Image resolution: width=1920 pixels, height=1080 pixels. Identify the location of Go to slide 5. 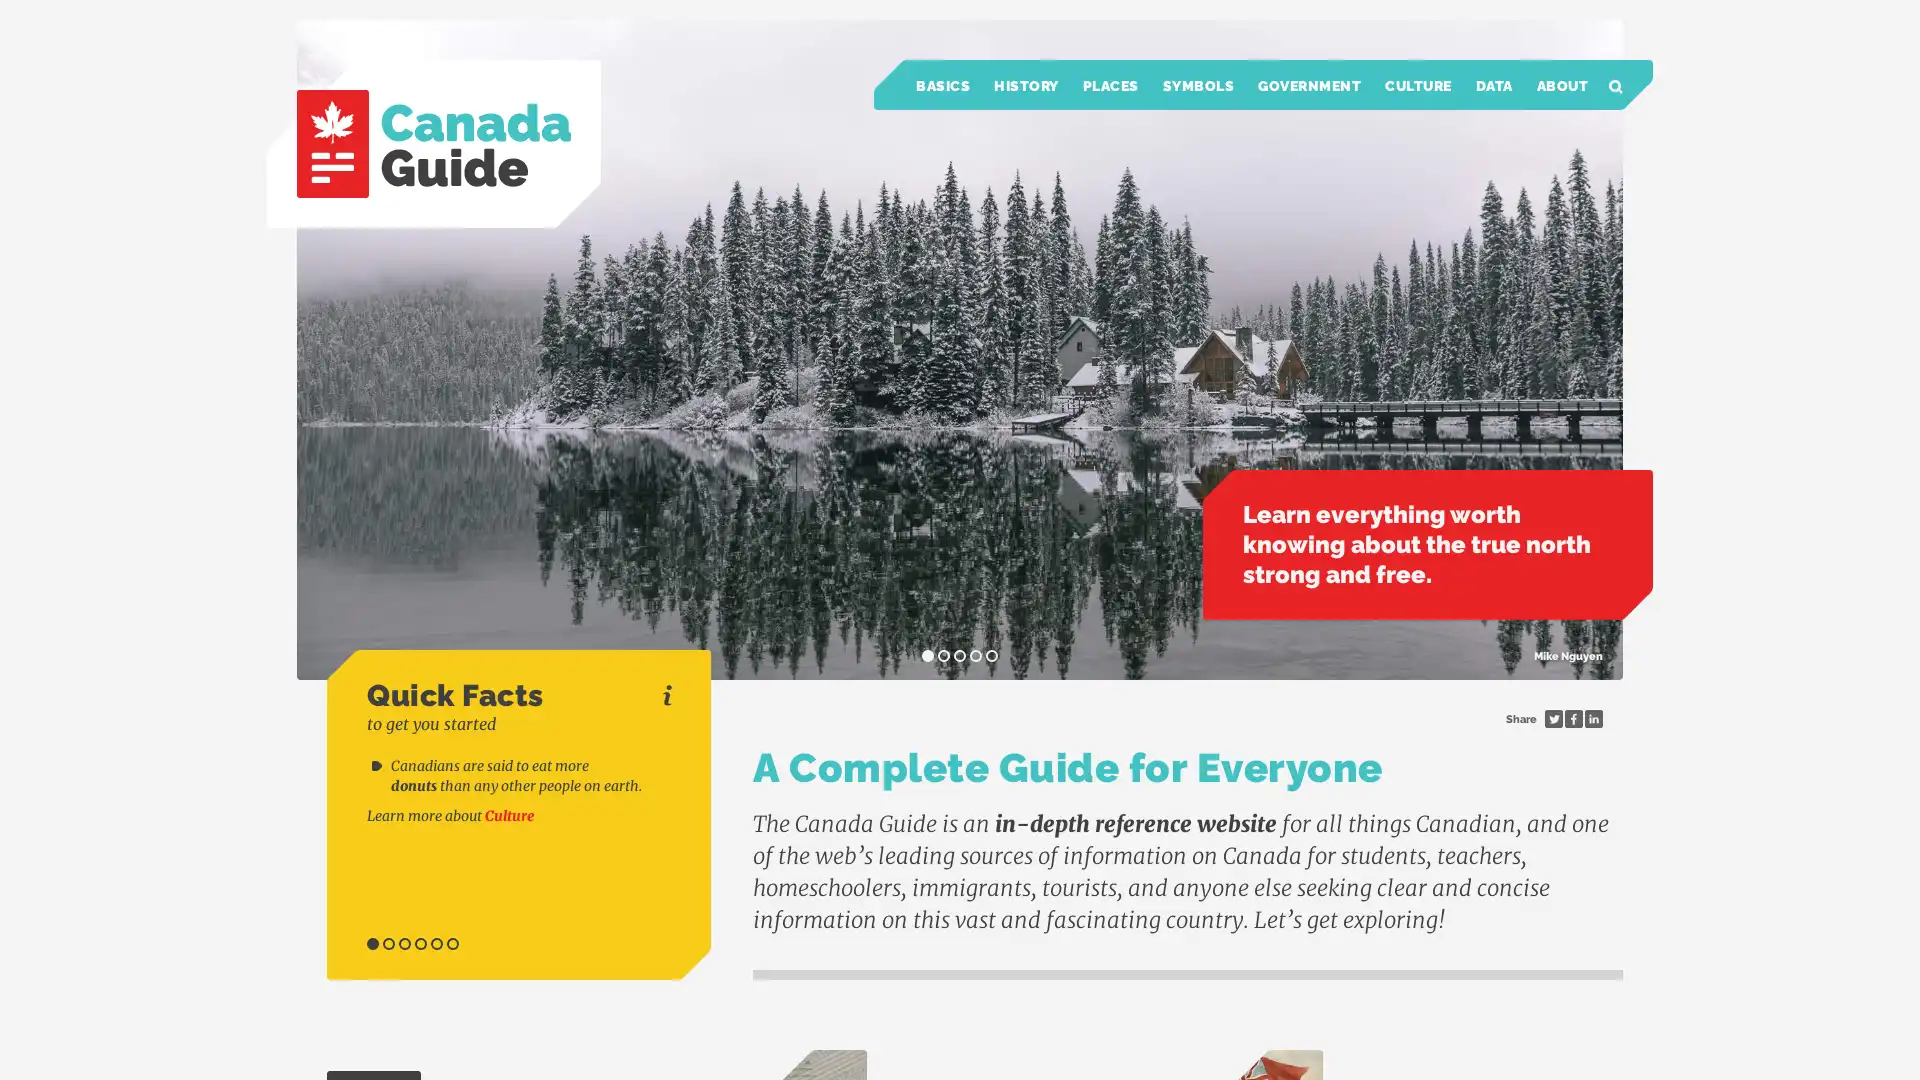
(435, 944).